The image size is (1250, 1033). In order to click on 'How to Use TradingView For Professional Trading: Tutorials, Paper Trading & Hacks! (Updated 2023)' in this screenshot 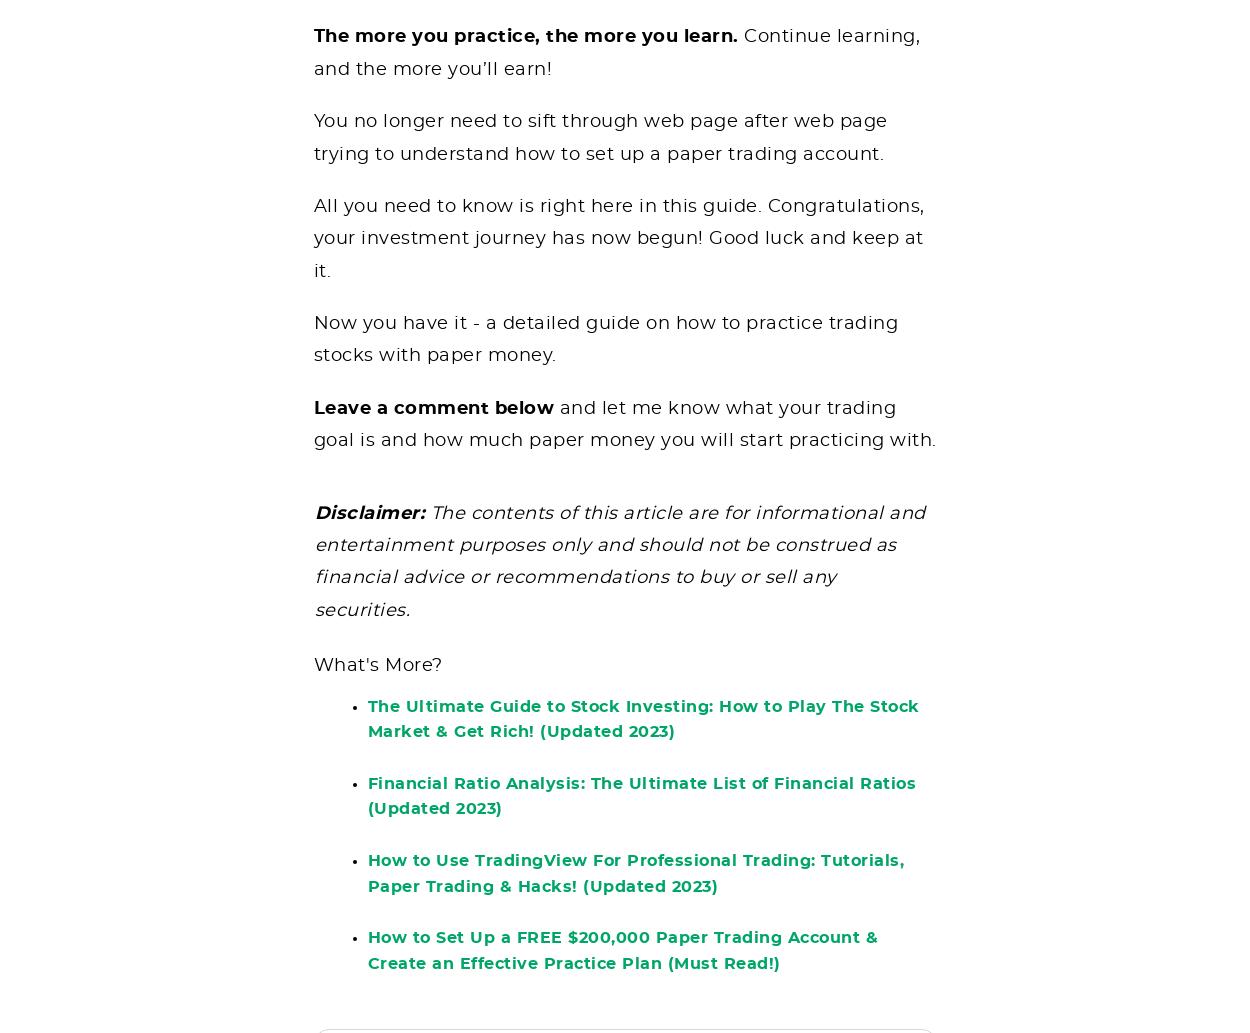, I will do `click(635, 887)`.